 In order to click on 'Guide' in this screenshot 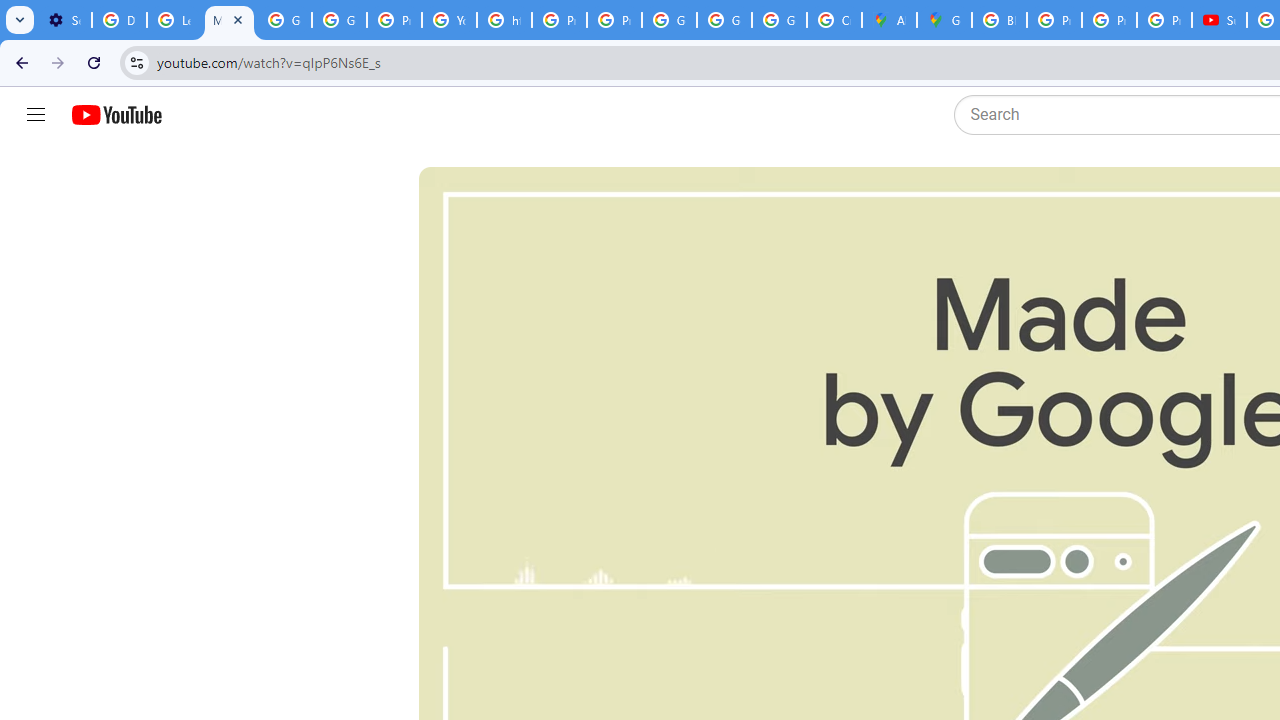, I will do `click(35, 115)`.